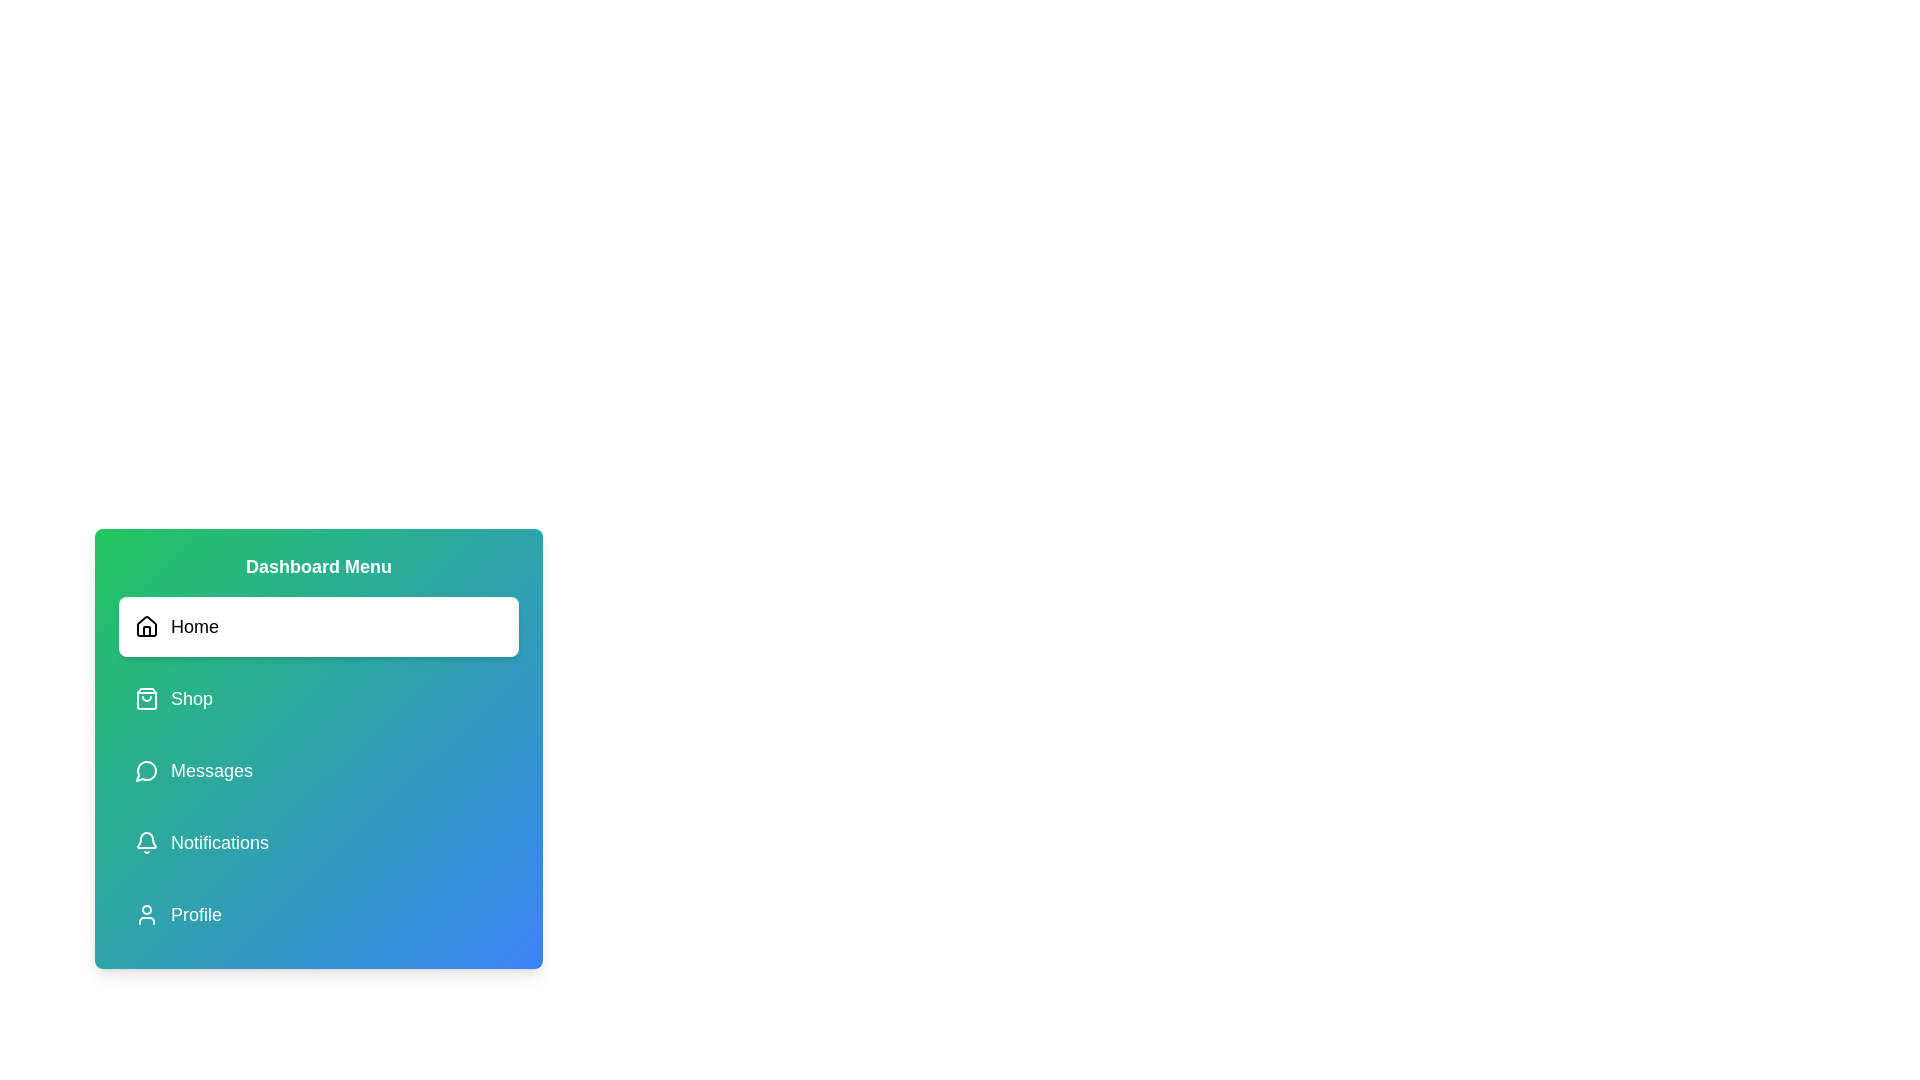 The width and height of the screenshot is (1920, 1080). Describe the element at coordinates (317, 843) in the screenshot. I see `the menu item corresponding to Notifications to view its icon` at that location.